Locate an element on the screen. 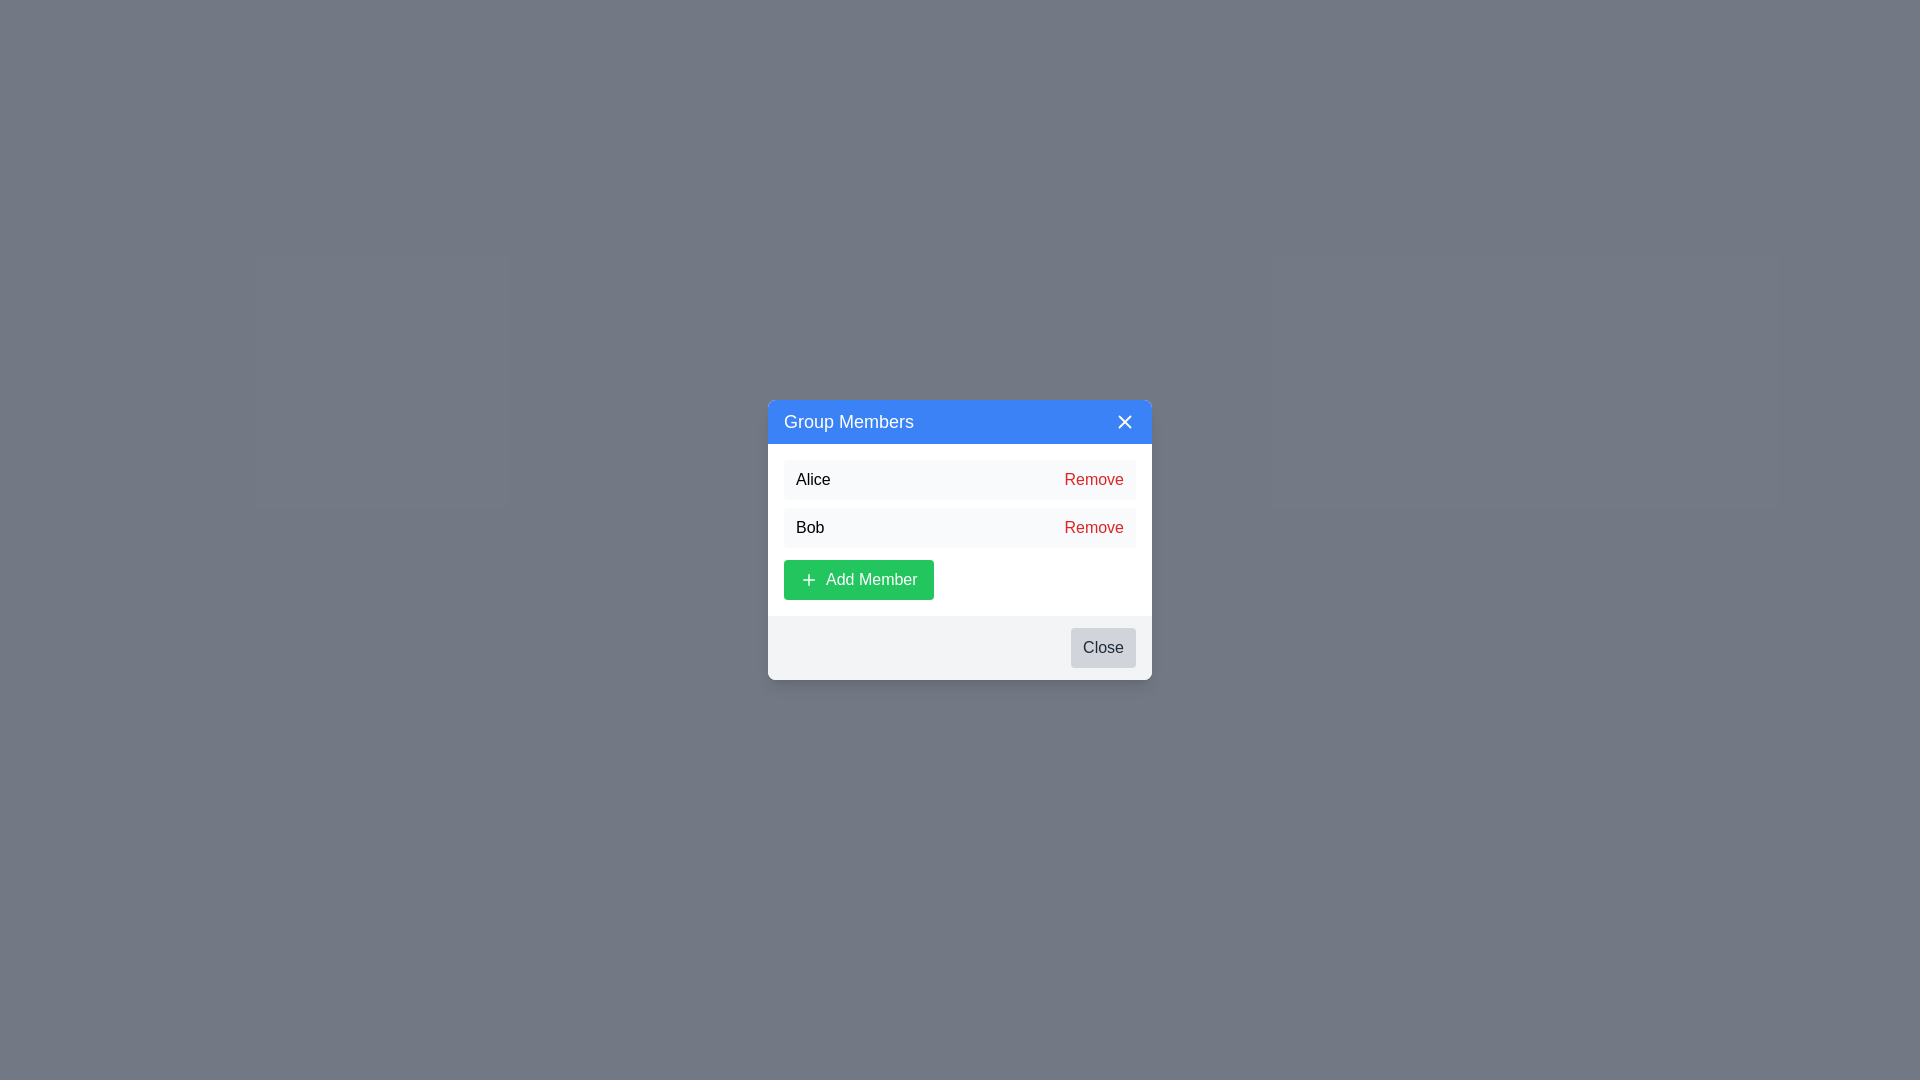 The width and height of the screenshot is (1920, 1080). the clickable text link to remove the user 'Alice' from the group is located at coordinates (1093, 479).